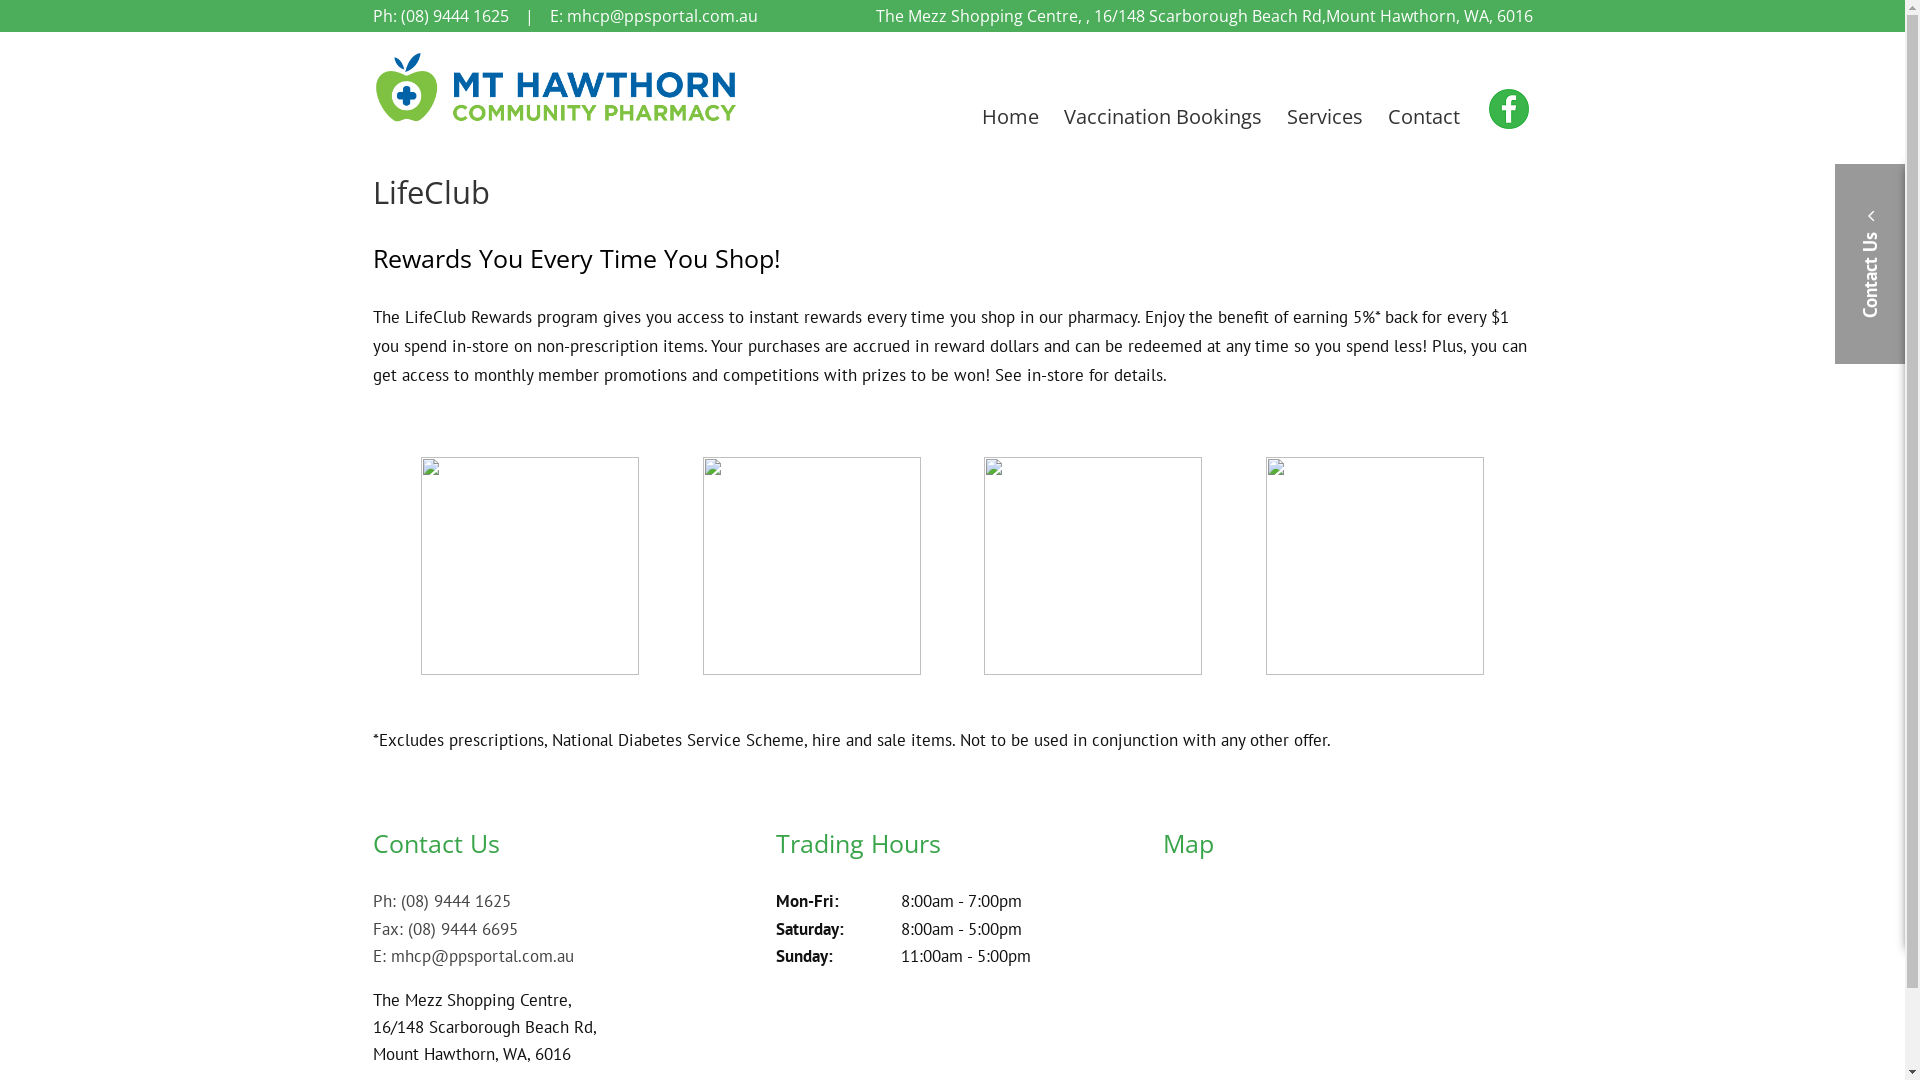 The image size is (1920, 1080). I want to click on 'home', so click(556, 120).